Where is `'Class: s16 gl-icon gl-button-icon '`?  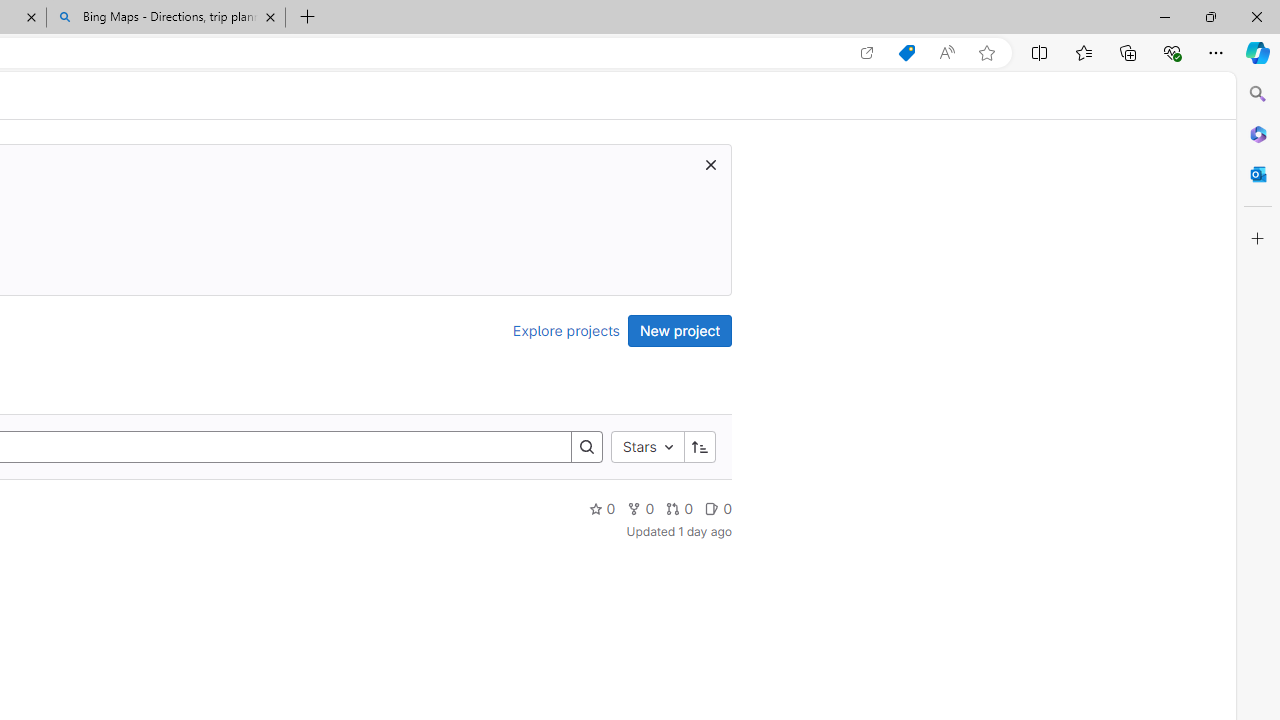 'Class: s16 gl-icon gl-button-icon ' is located at coordinates (711, 163).